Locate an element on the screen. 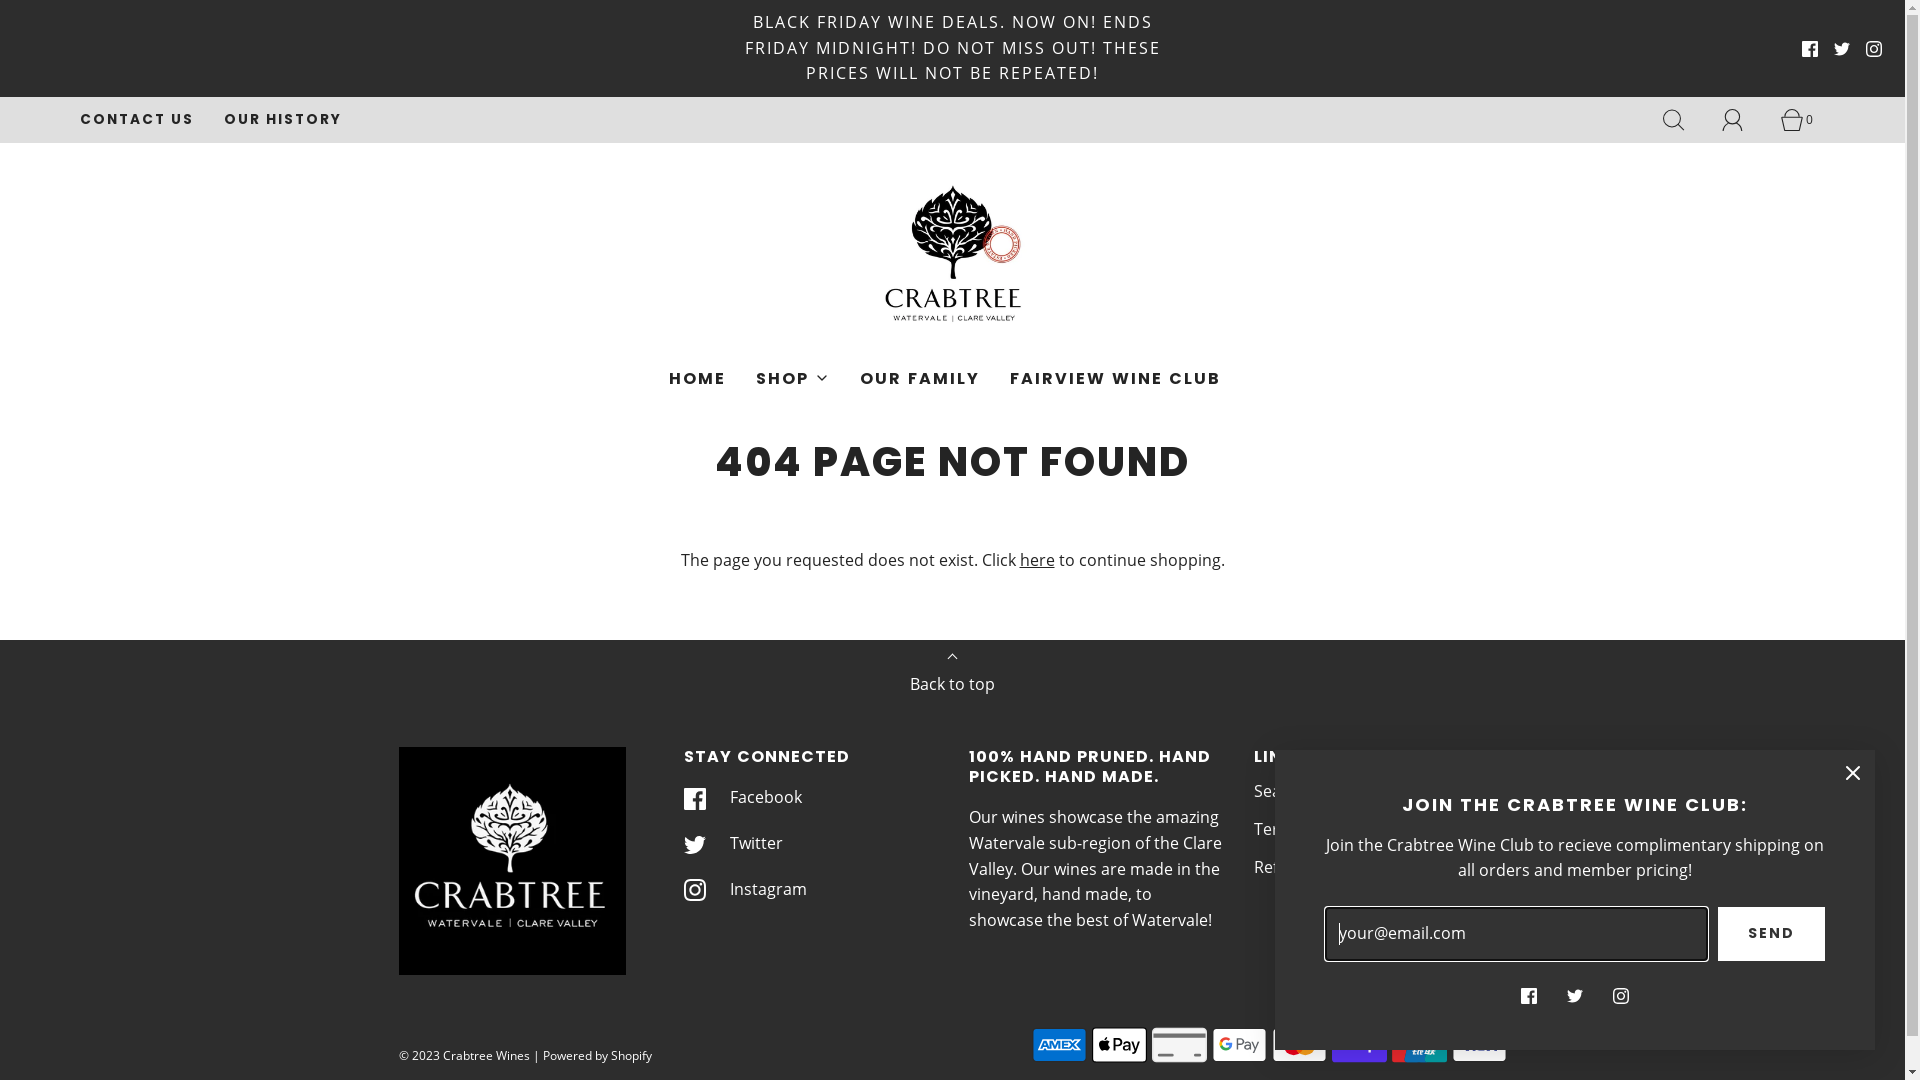 The image size is (1920, 1080). 'CONTACT US' is located at coordinates (80, 119).